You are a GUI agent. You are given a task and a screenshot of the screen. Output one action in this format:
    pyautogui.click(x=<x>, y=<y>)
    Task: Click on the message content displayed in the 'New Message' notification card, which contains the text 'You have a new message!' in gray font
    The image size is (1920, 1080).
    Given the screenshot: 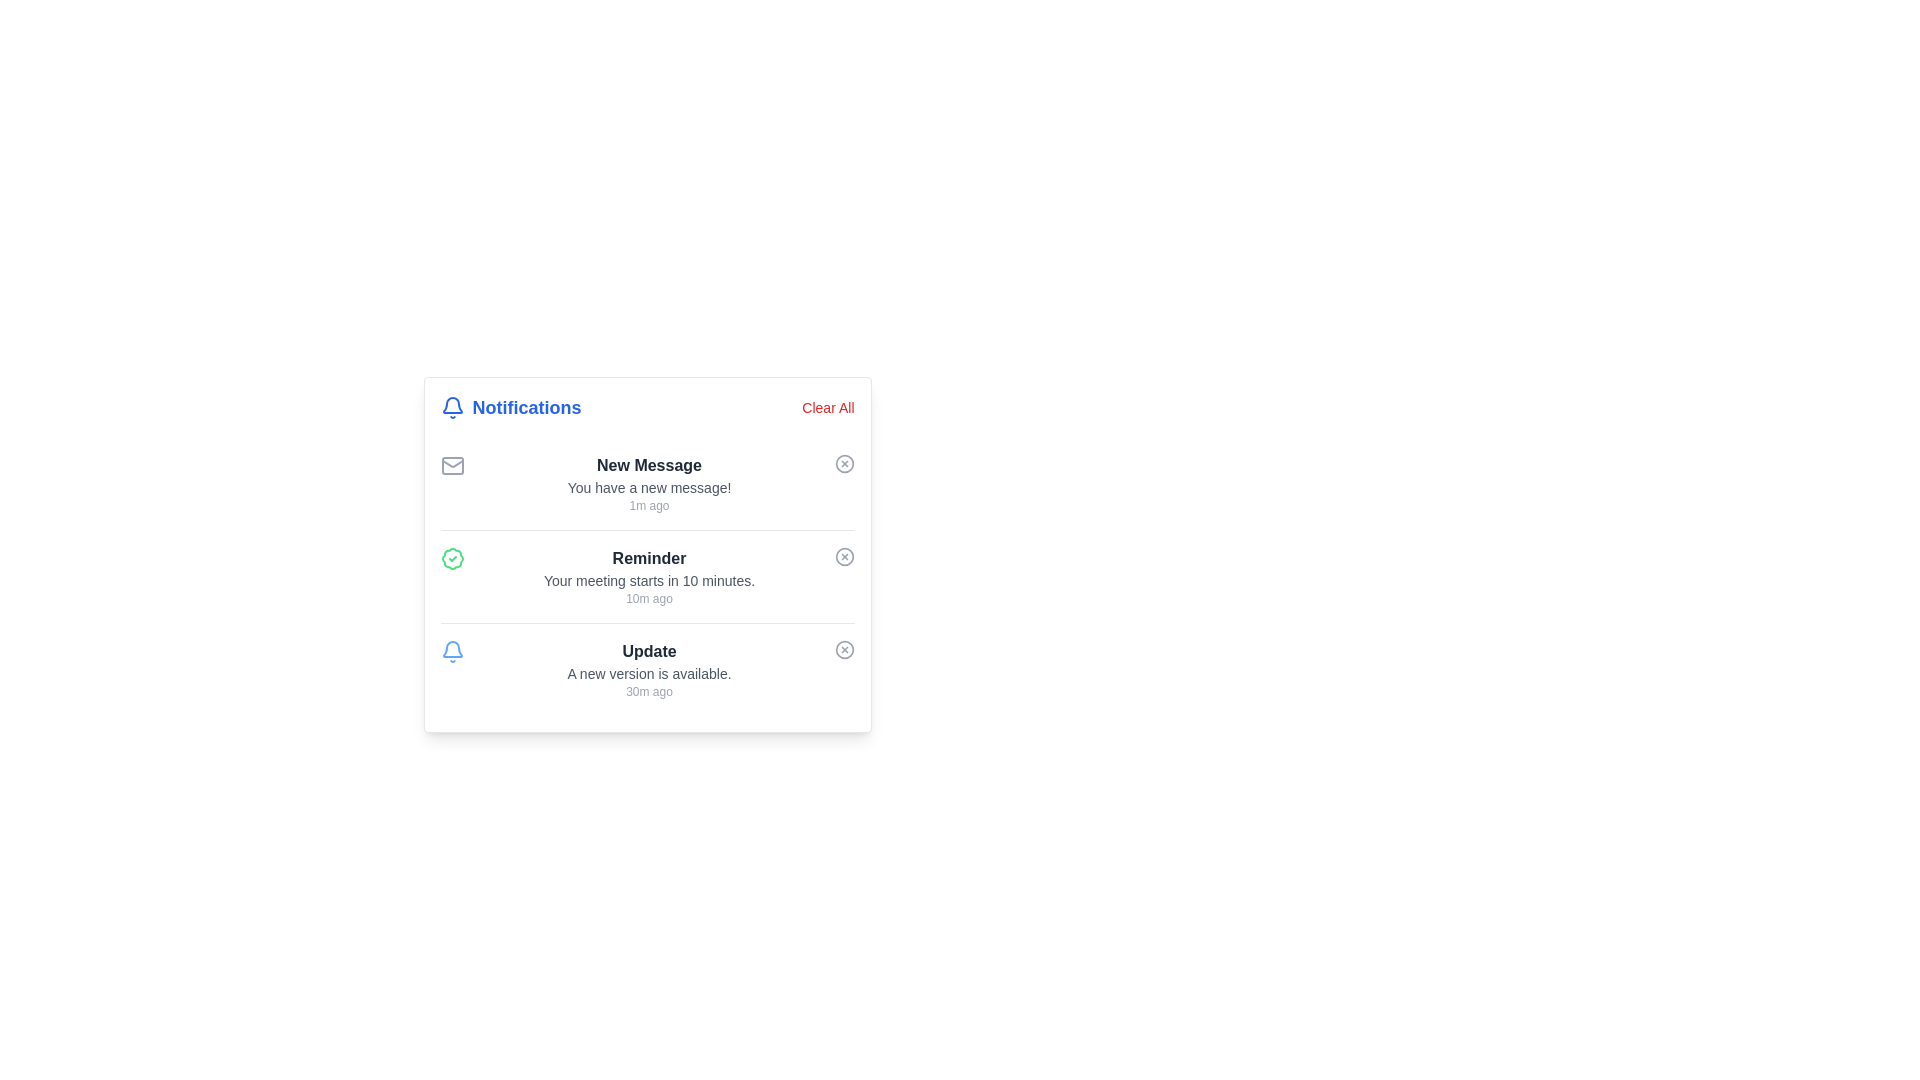 What is the action you would take?
    pyautogui.click(x=649, y=488)
    